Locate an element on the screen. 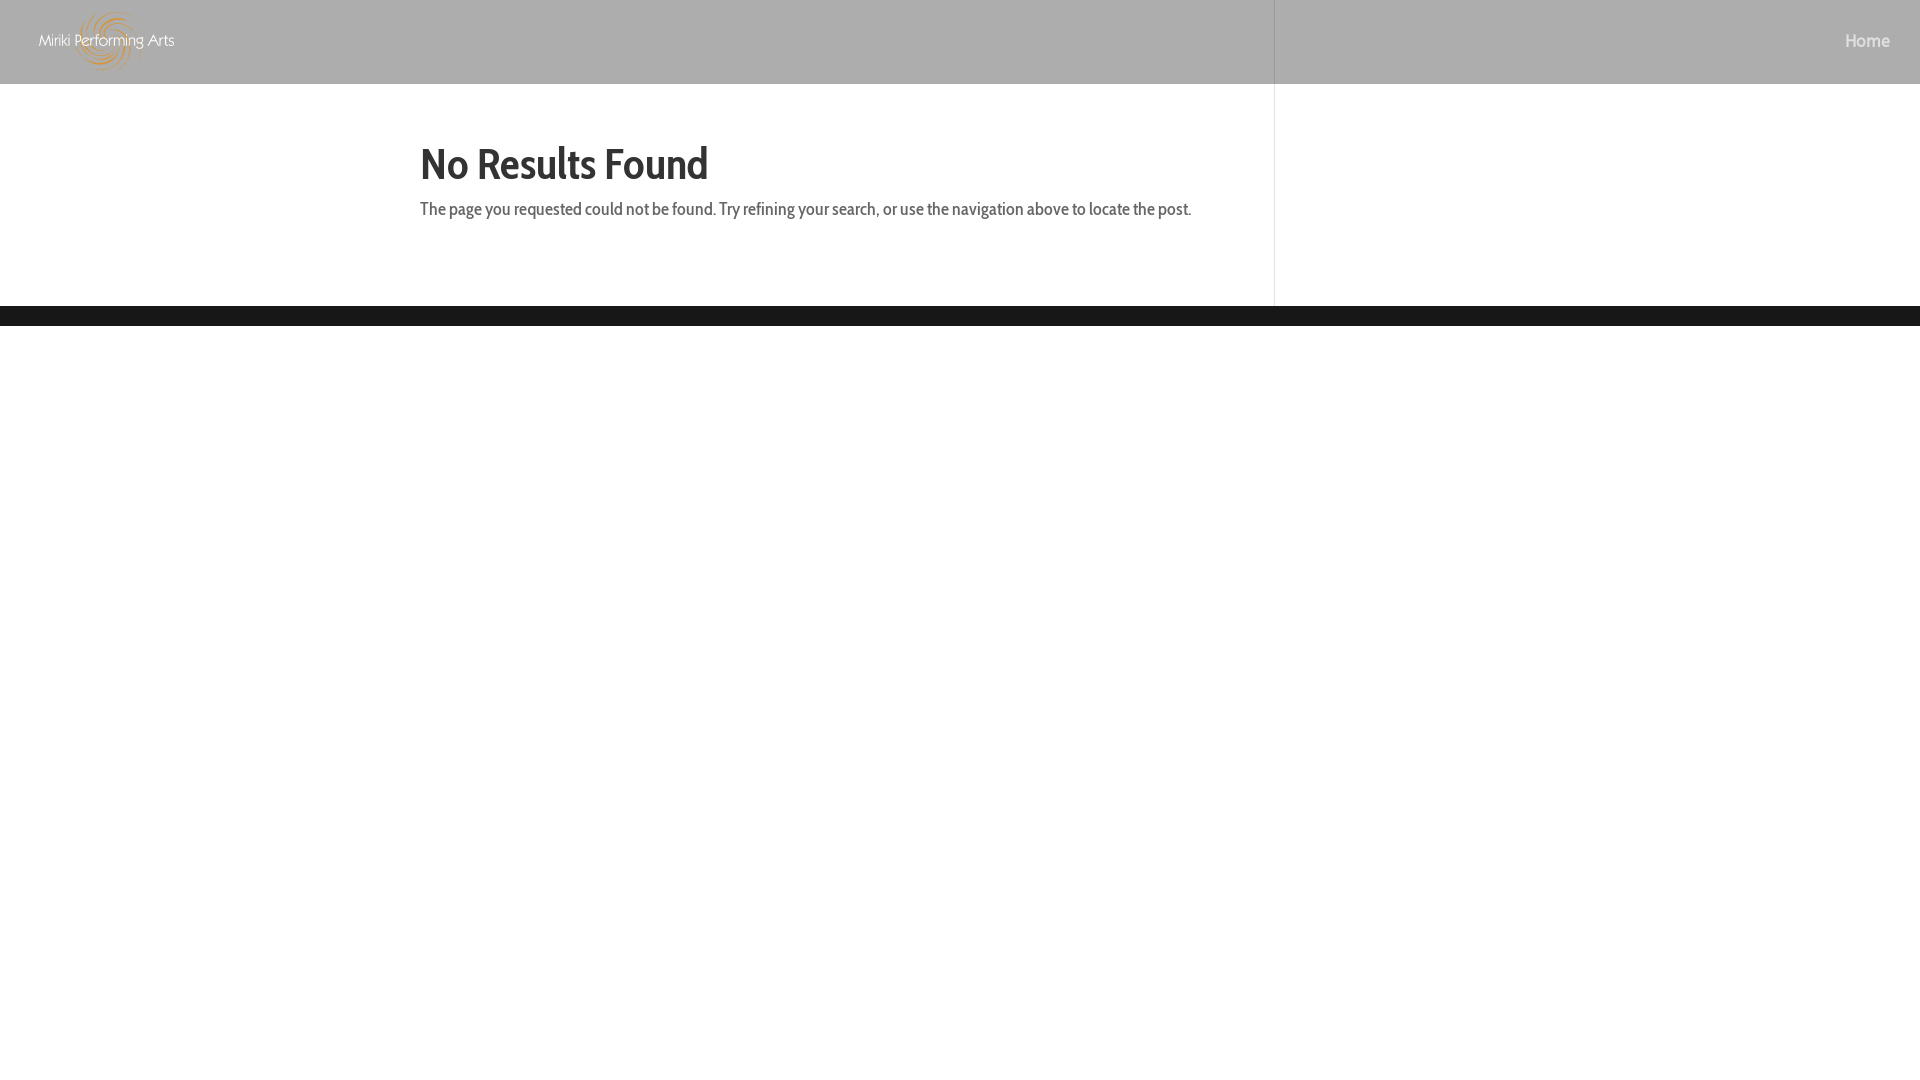 This screenshot has width=1920, height=1080. 'Home' is located at coordinates (1843, 58).